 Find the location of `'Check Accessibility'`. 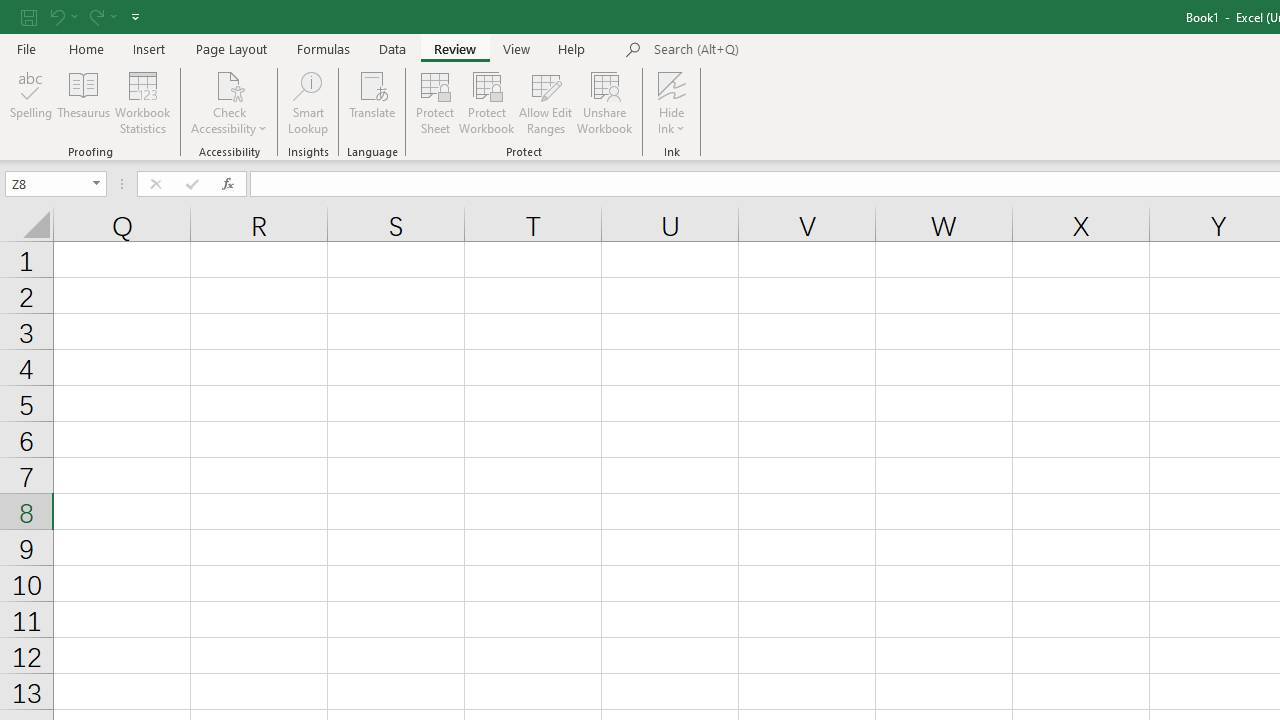

'Check Accessibility' is located at coordinates (229, 103).